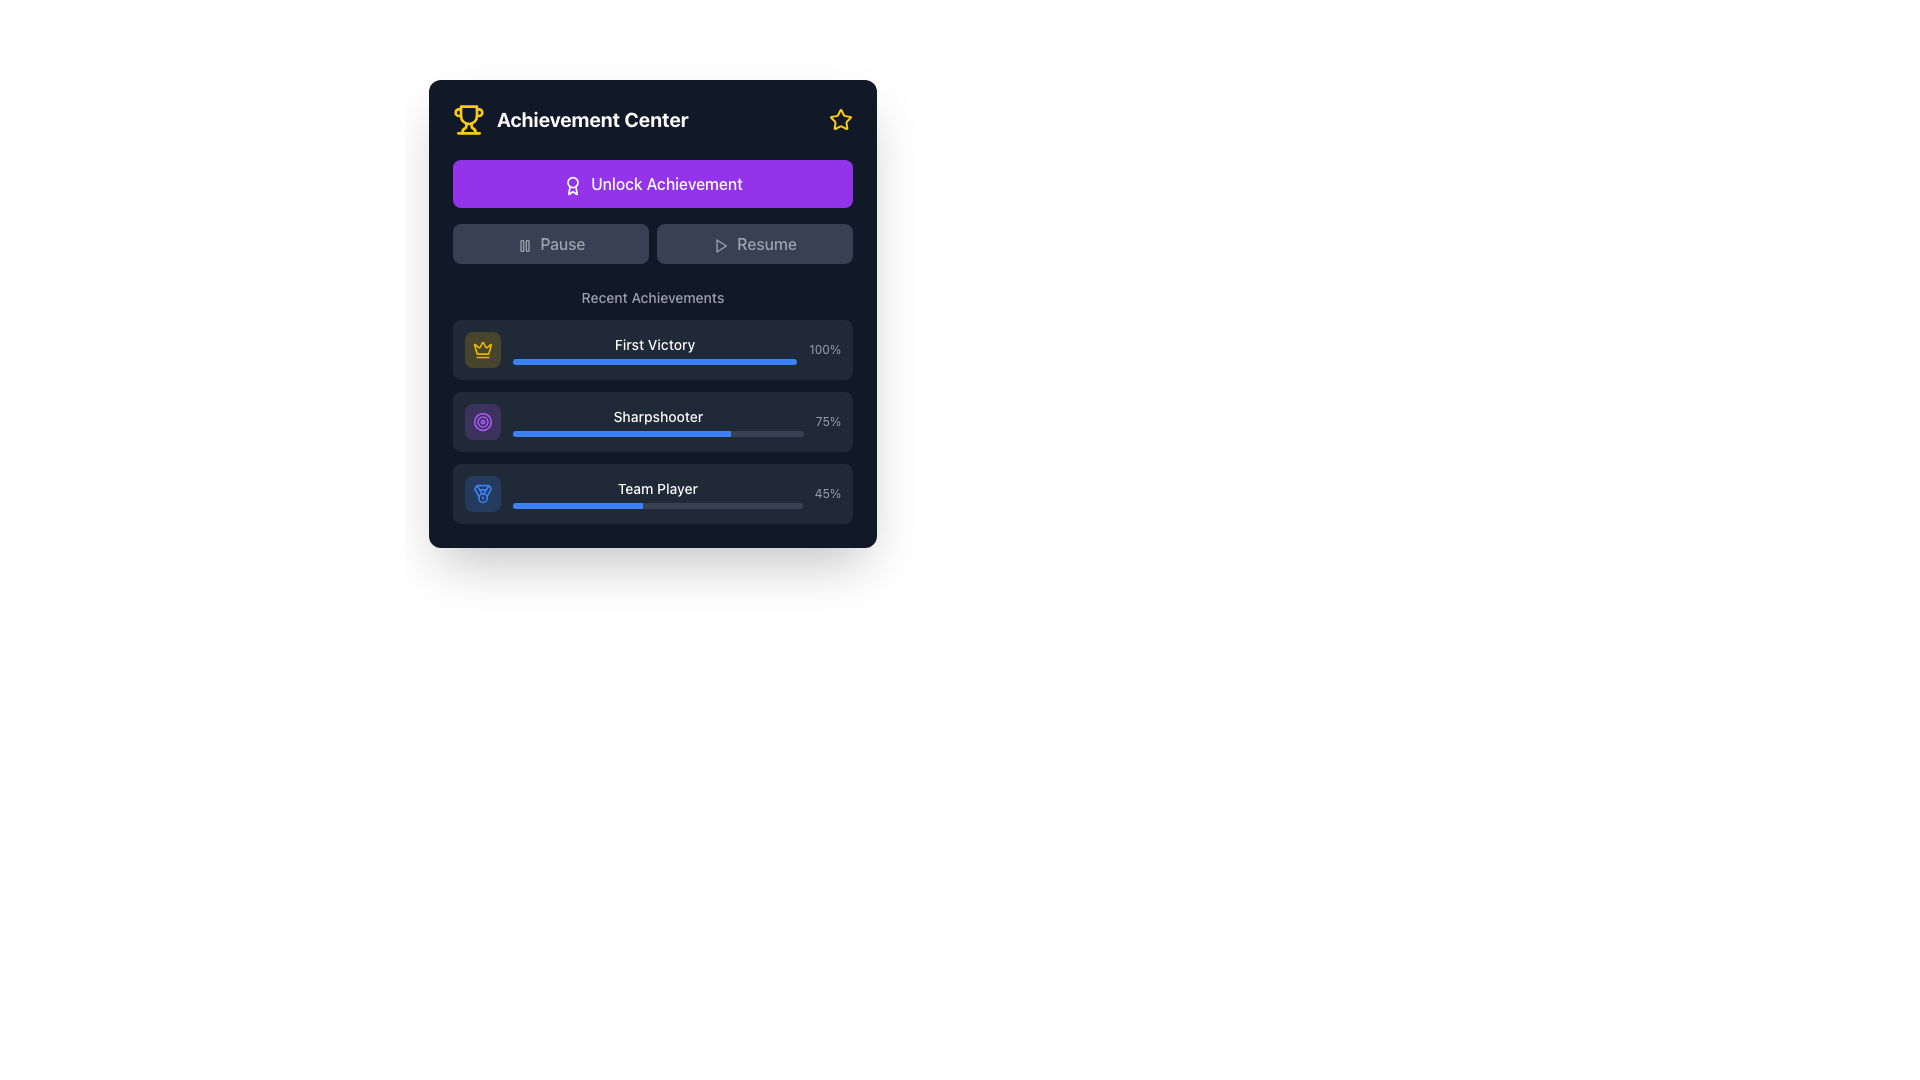 The height and width of the screenshot is (1080, 1920). What do you see at coordinates (840, 119) in the screenshot?
I see `the yellow-bordered star icon located in the top-right corner of the 'Achievement Center' interface, right next to the textual header` at bounding box center [840, 119].